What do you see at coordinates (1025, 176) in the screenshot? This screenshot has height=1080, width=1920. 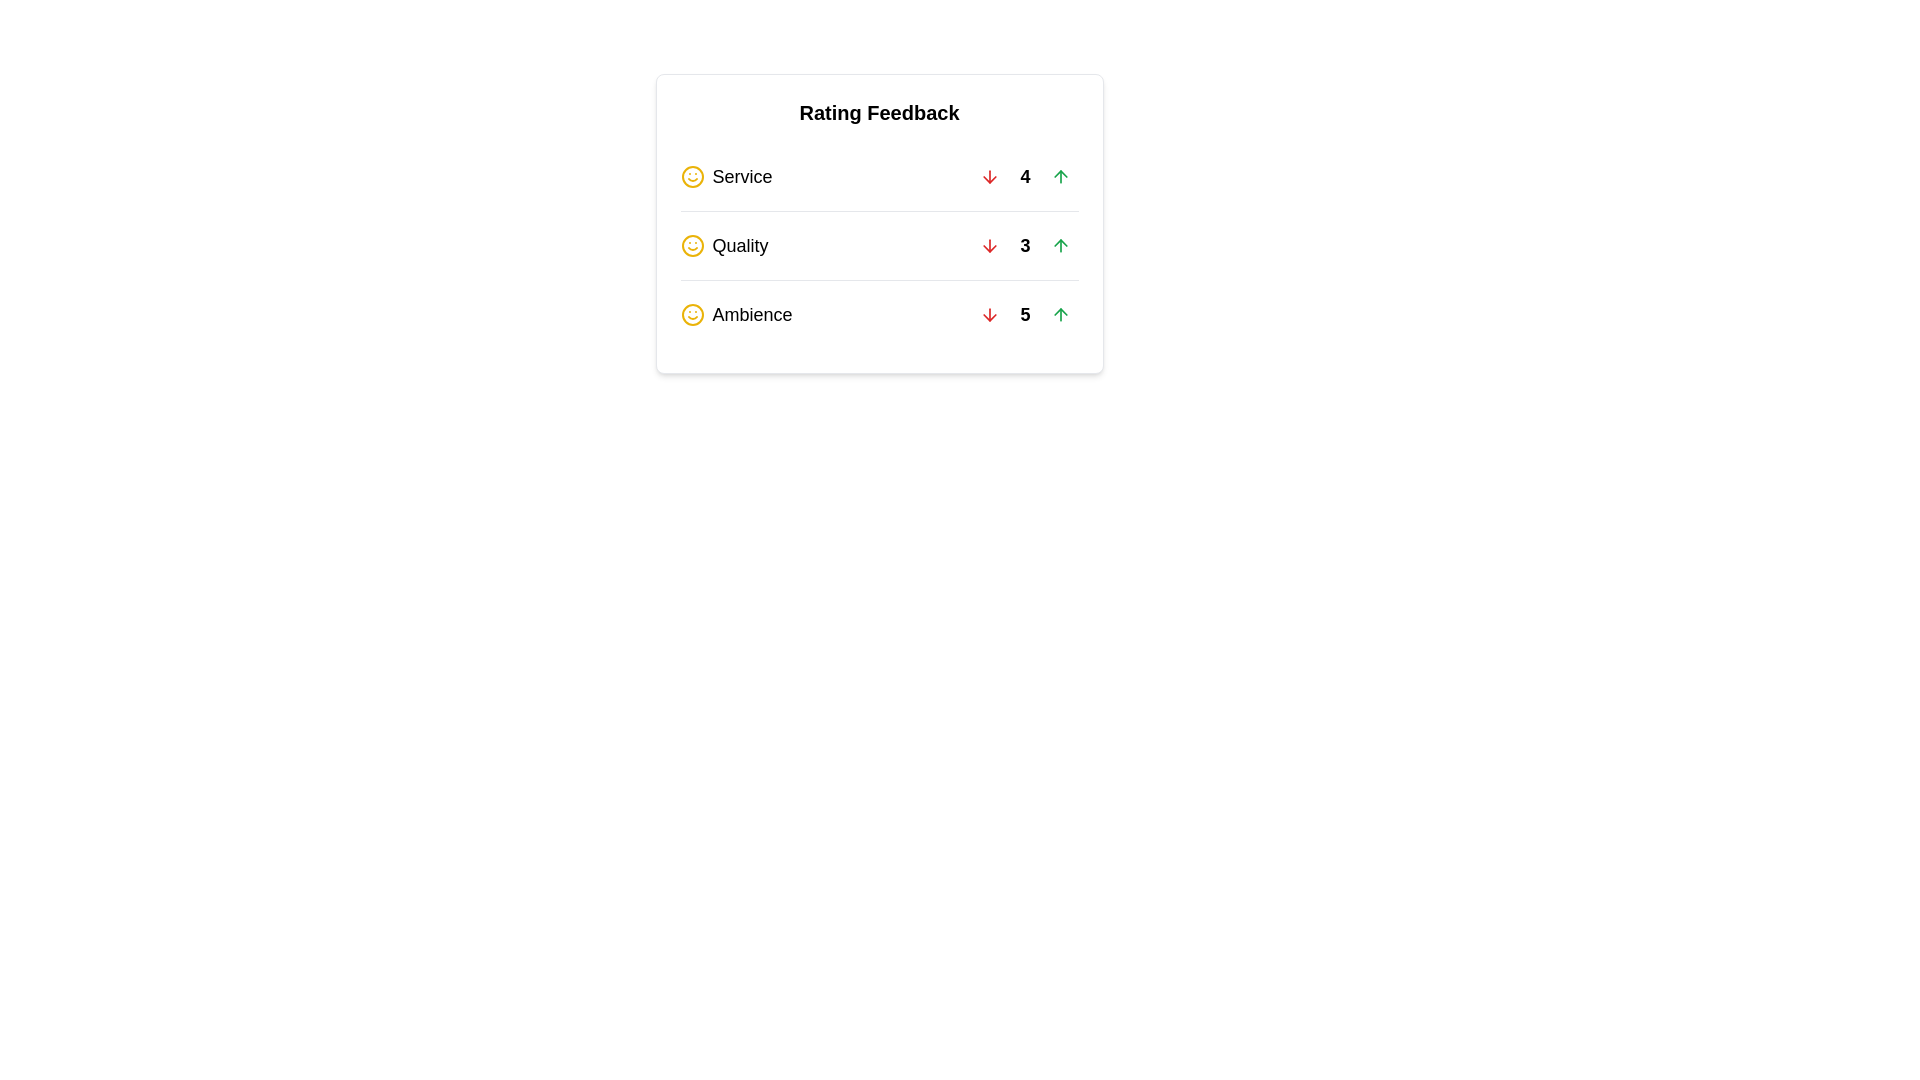 I see `the numerical display showing the value '4', which is centrally placed between a red decrease arrow and a green increase arrow, indicating it is a core part of the UI` at bounding box center [1025, 176].